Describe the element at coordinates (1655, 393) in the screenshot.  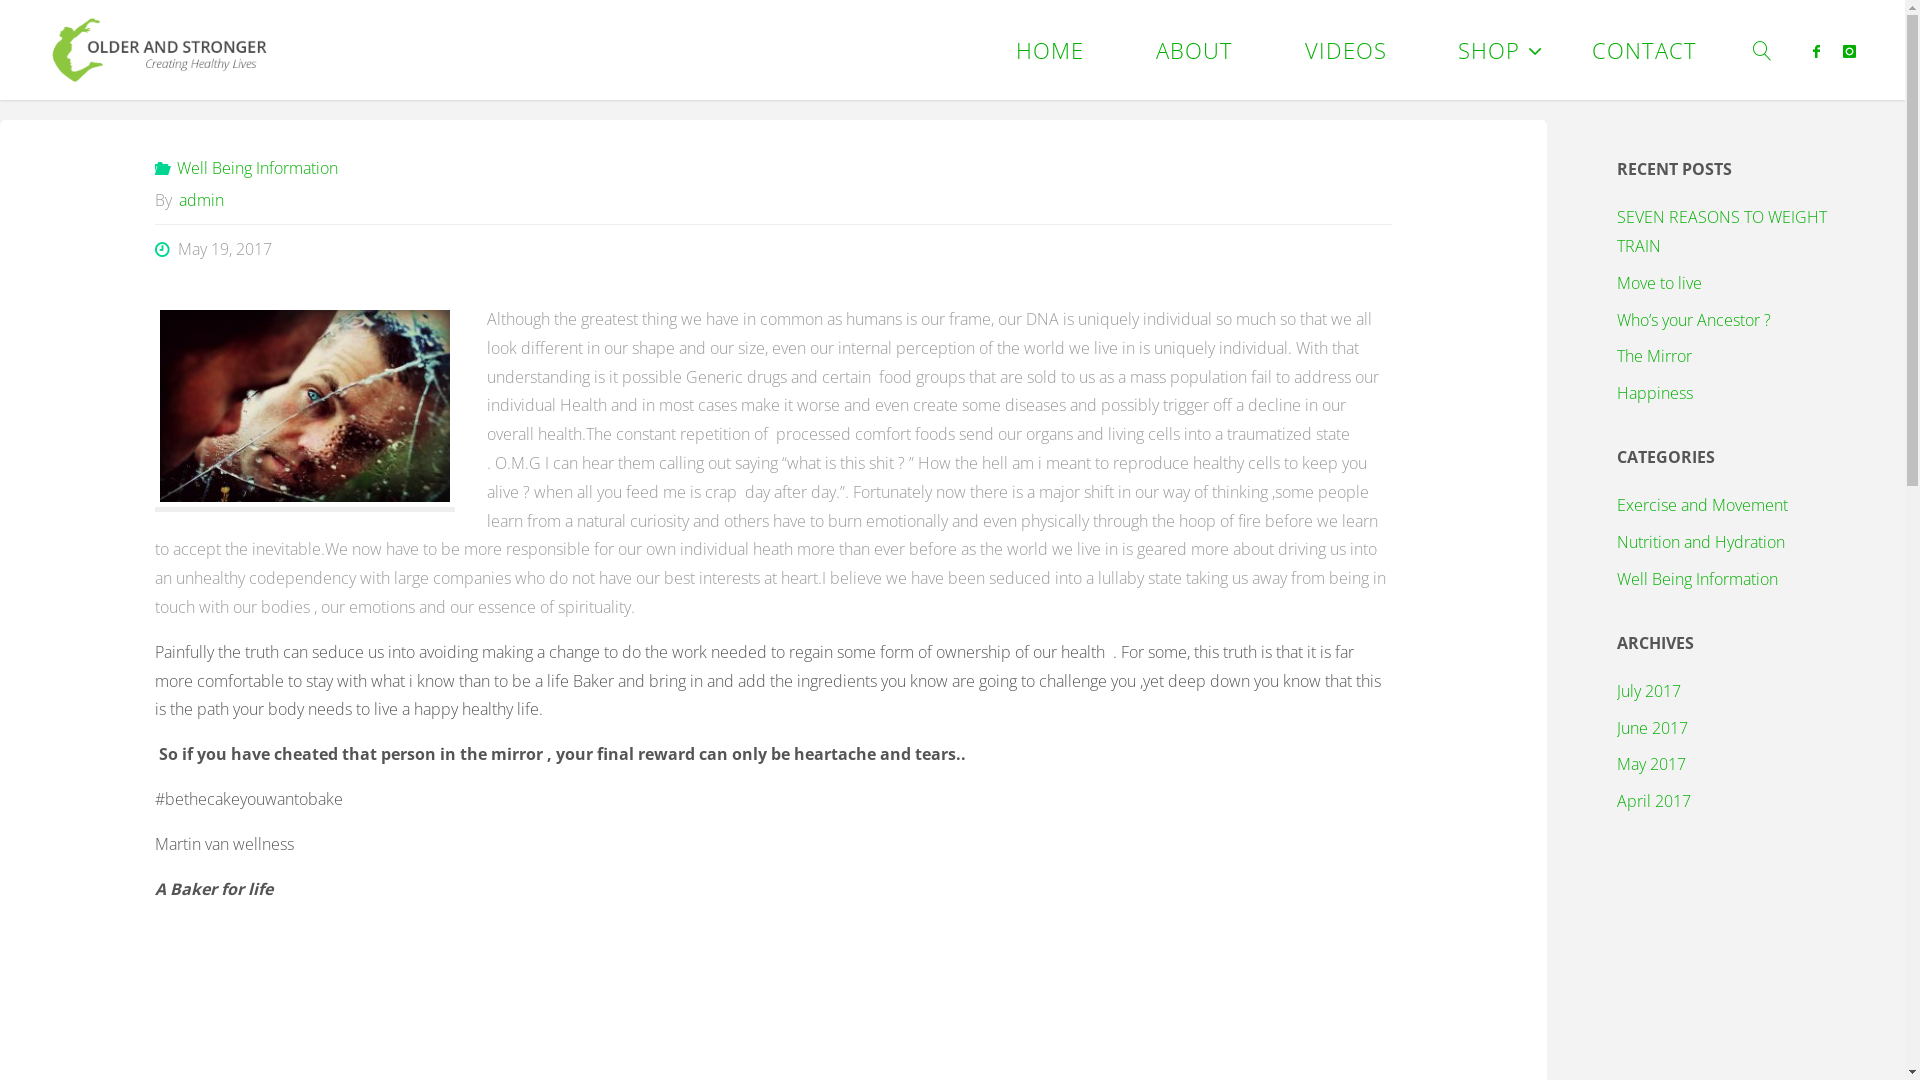
I see `'Happiness'` at that location.